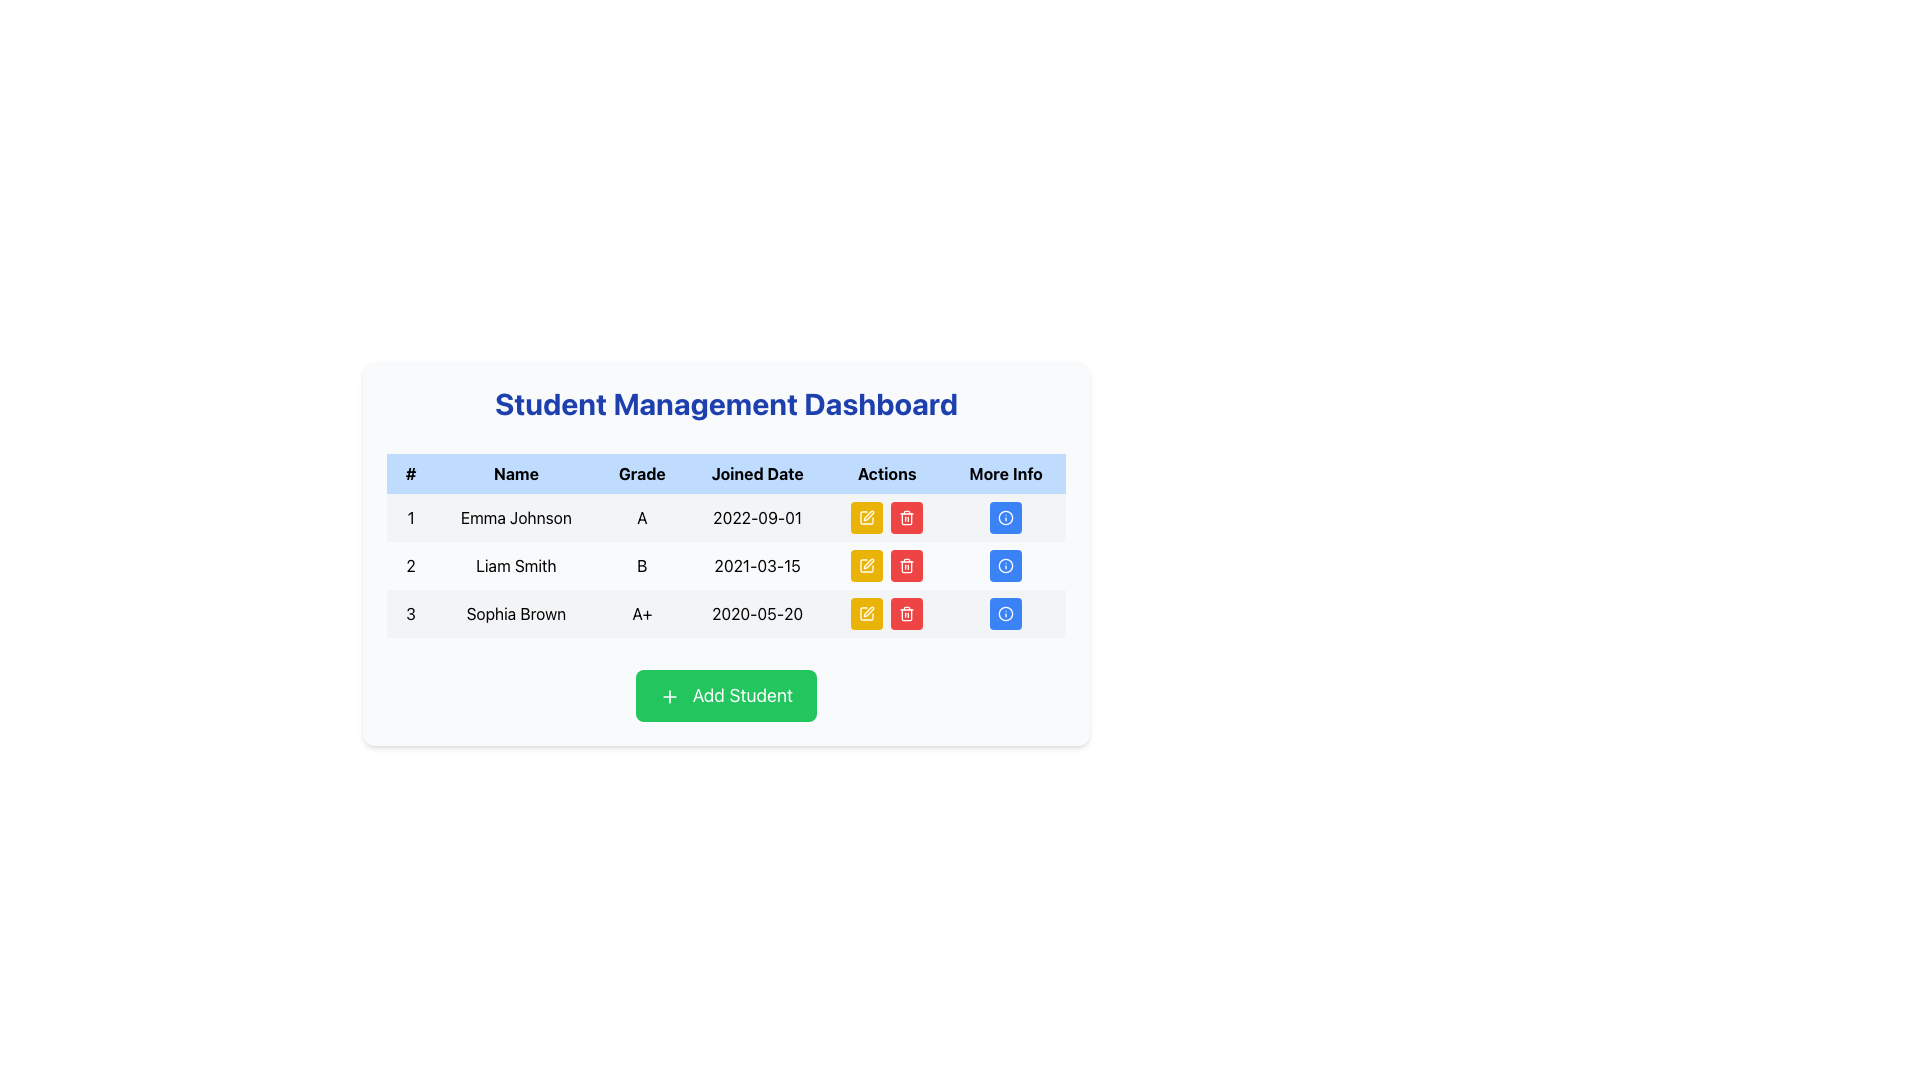 Image resolution: width=1920 pixels, height=1080 pixels. I want to click on the informational button located in the 'More Info' column of the third row corresponding to Sophia Brown, which is encapsulated within a circular blue button, so click(1006, 612).